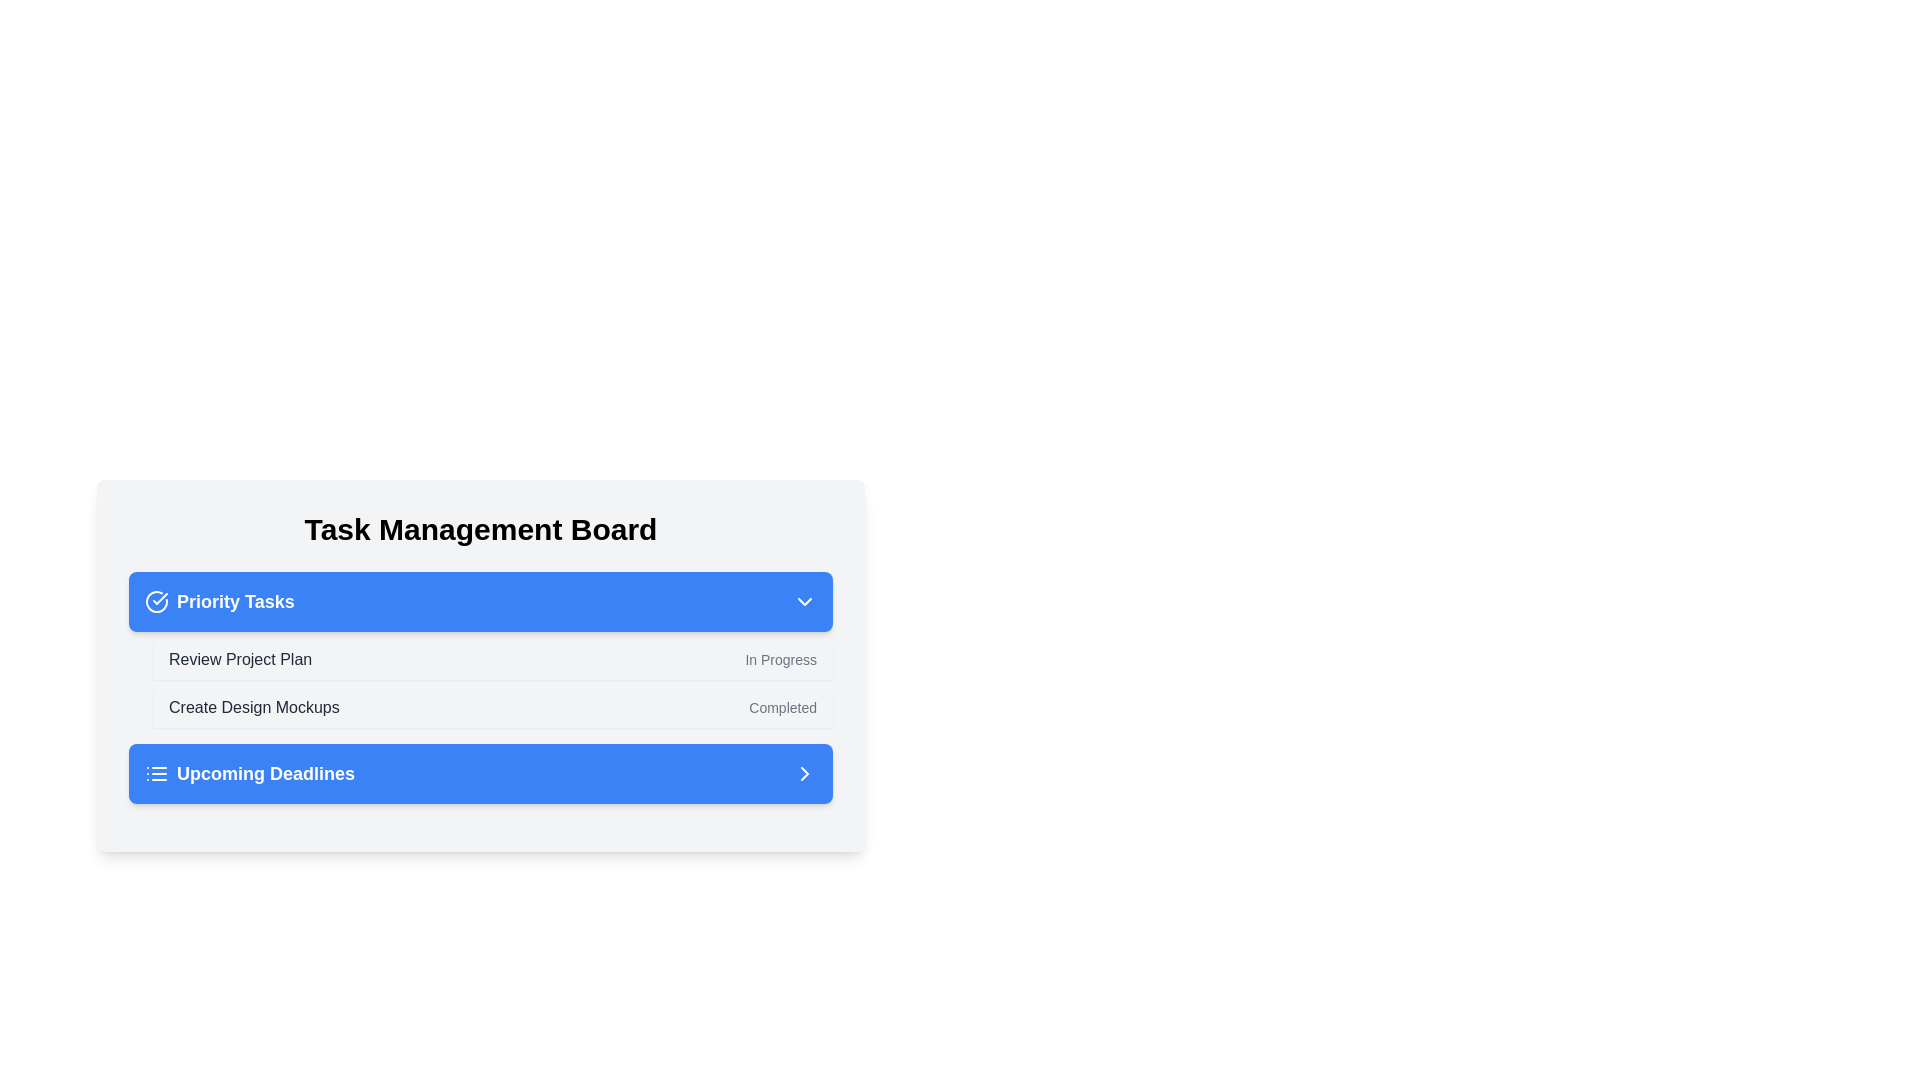 This screenshot has width=1920, height=1080. I want to click on the down-pointing chevron icon, so click(805, 600).